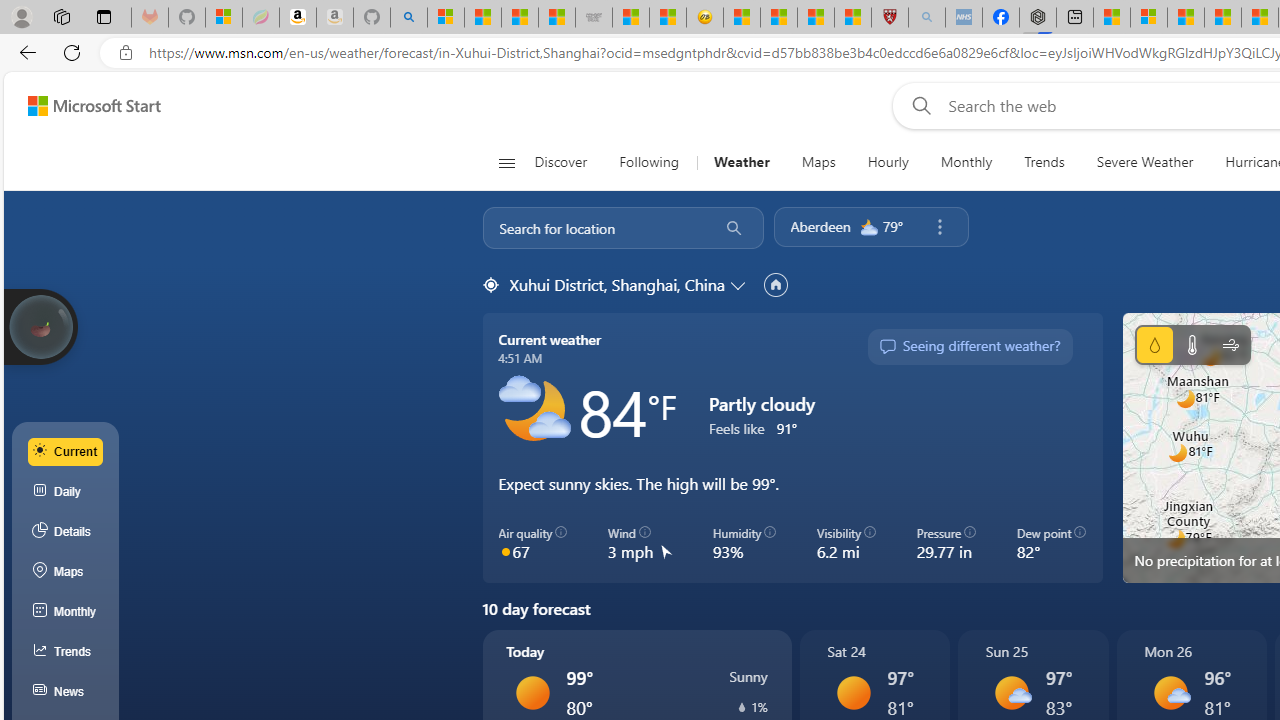 This screenshot has height=720, width=1280. What do you see at coordinates (969, 346) in the screenshot?
I see `'Seeing different weather?'` at bounding box center [969, 346].